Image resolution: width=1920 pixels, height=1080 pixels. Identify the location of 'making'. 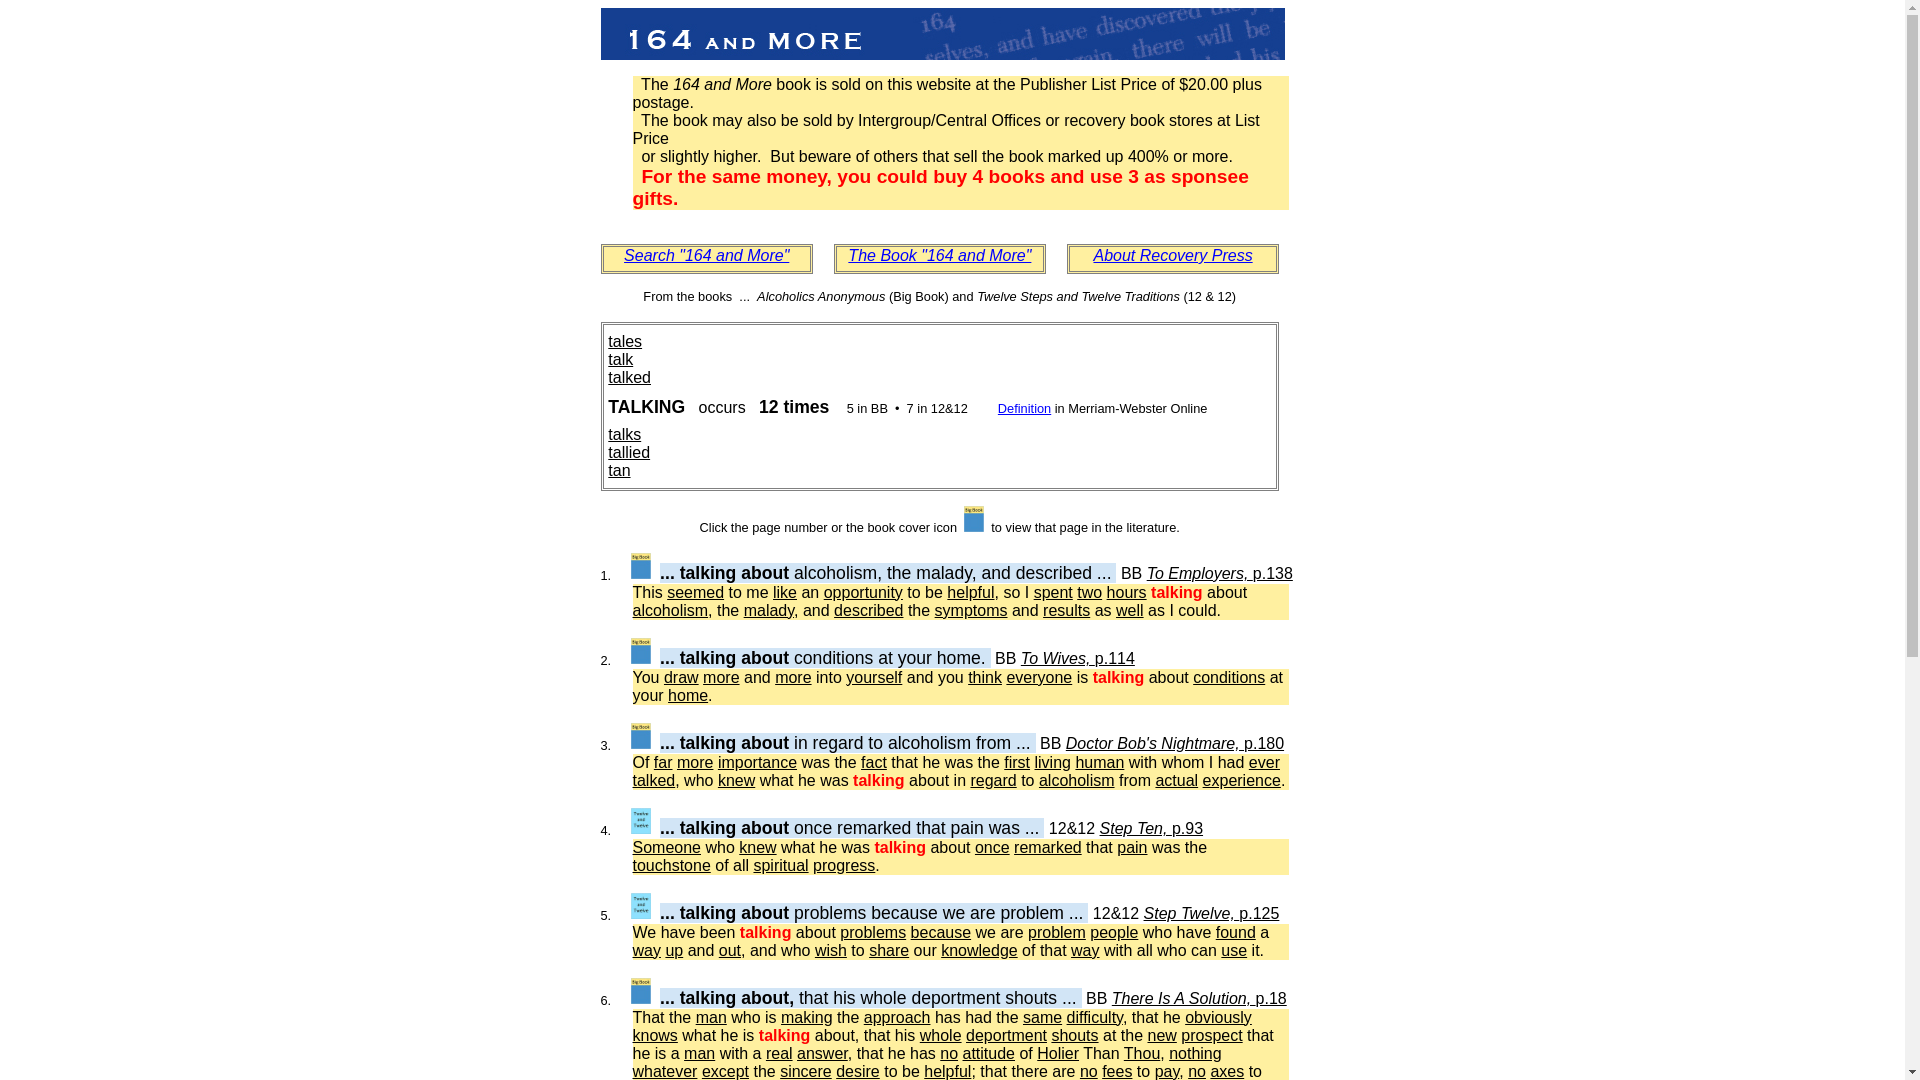
(806, 1017).